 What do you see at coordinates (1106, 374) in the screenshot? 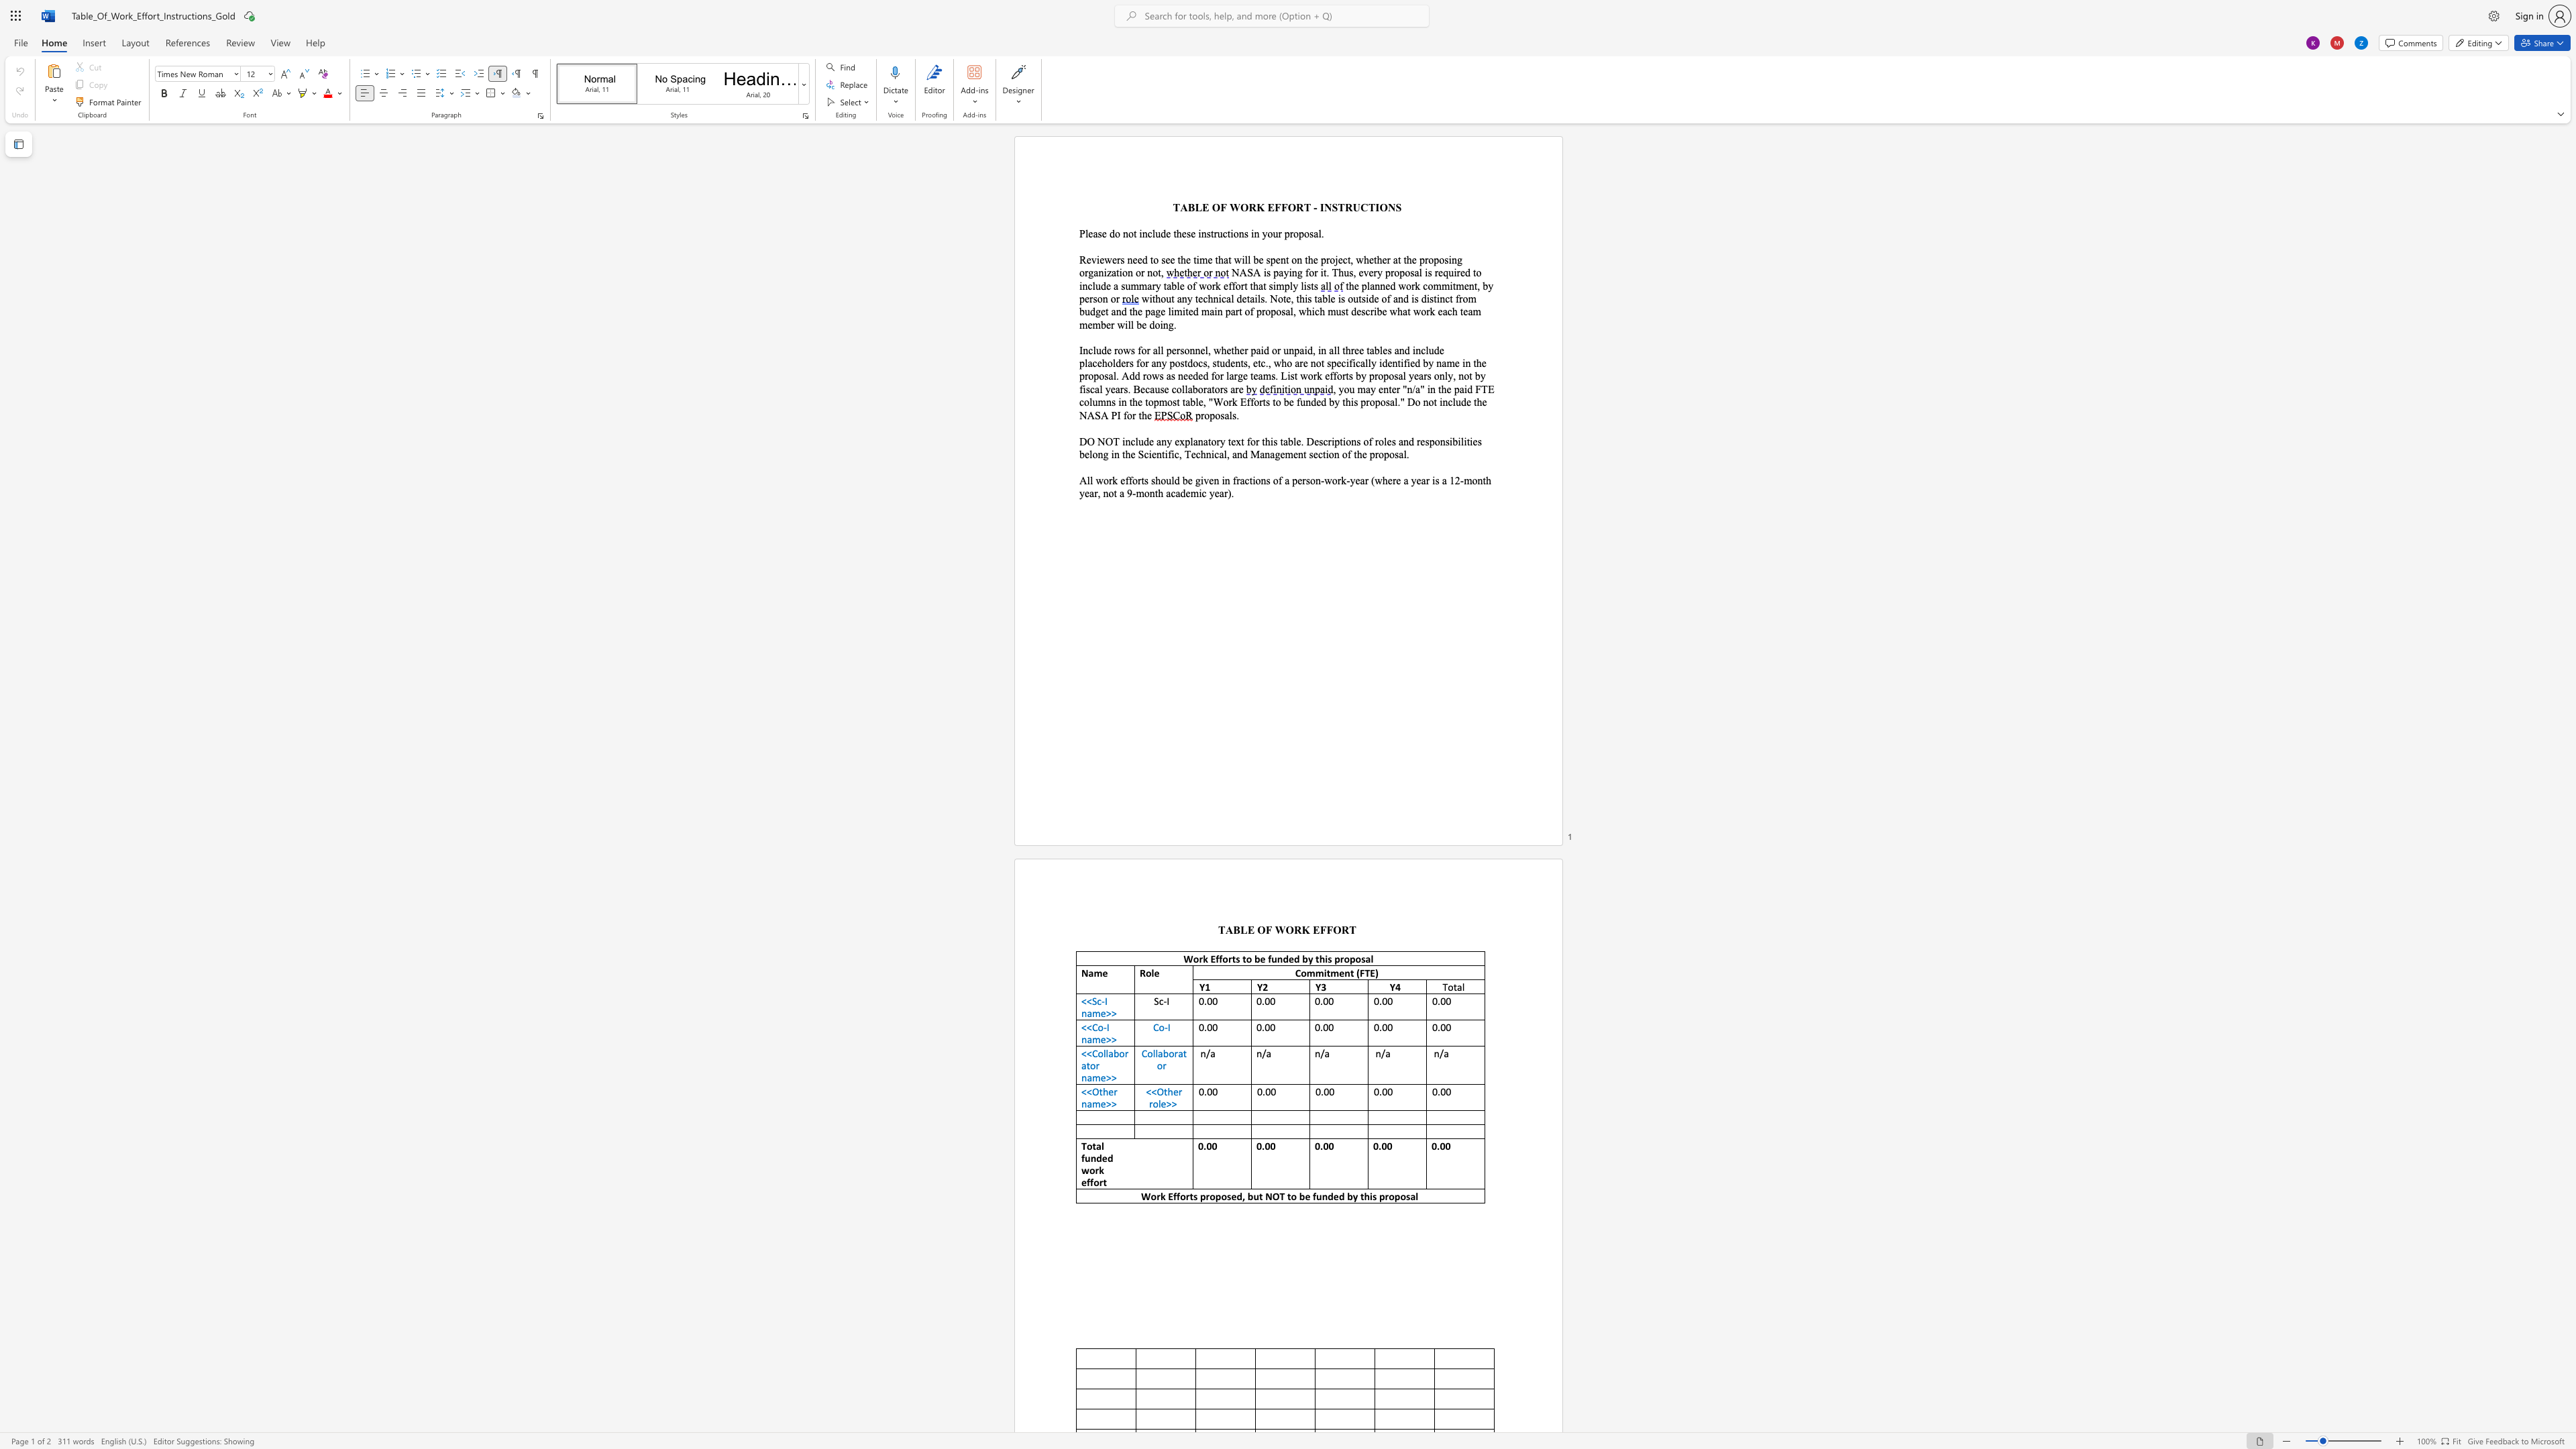
I see `the 1th character "s" in the text` at bounding box center [1106, 374].